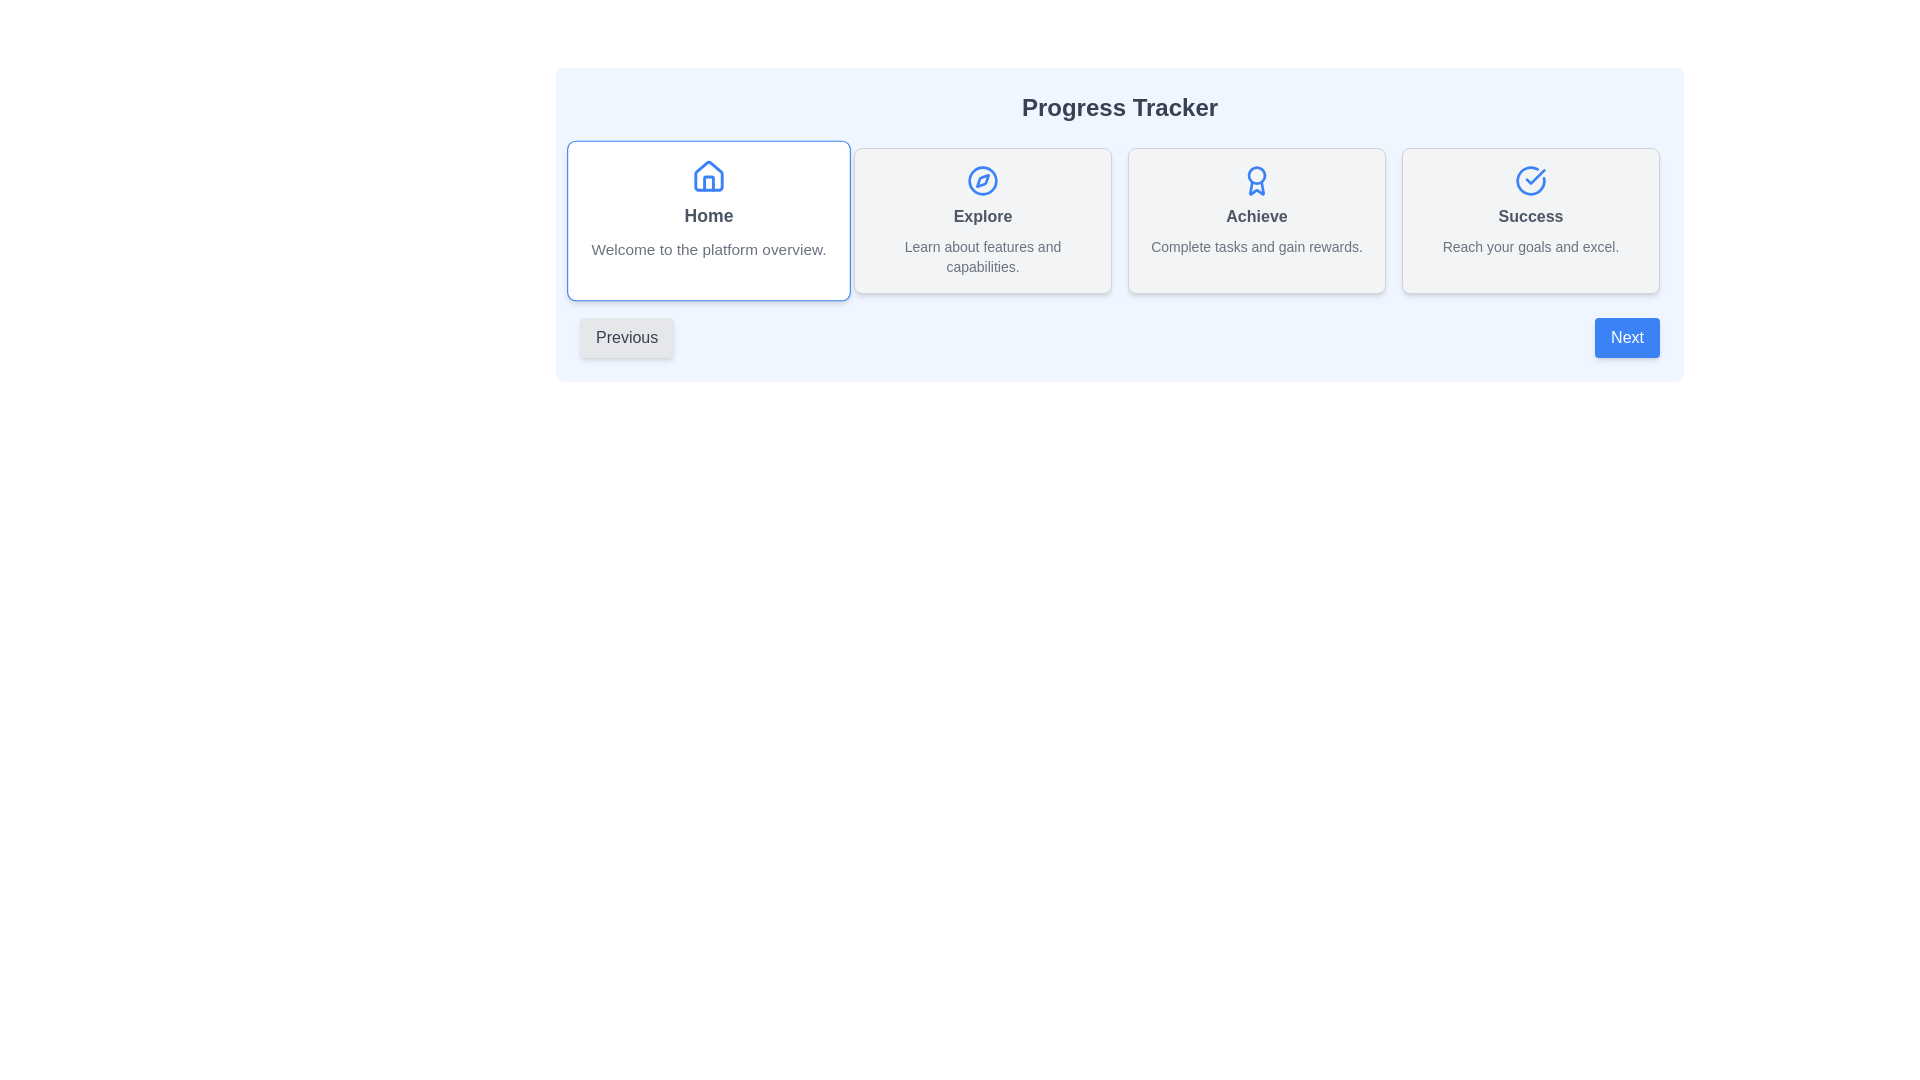 The height and width of the screenshot is (1080, 1920). I want to click on the SVG Circle with a blue stroke located at the center of the second card labeled 'Explore' beneath the heading 'Progress Tracker', so click(983, 181).